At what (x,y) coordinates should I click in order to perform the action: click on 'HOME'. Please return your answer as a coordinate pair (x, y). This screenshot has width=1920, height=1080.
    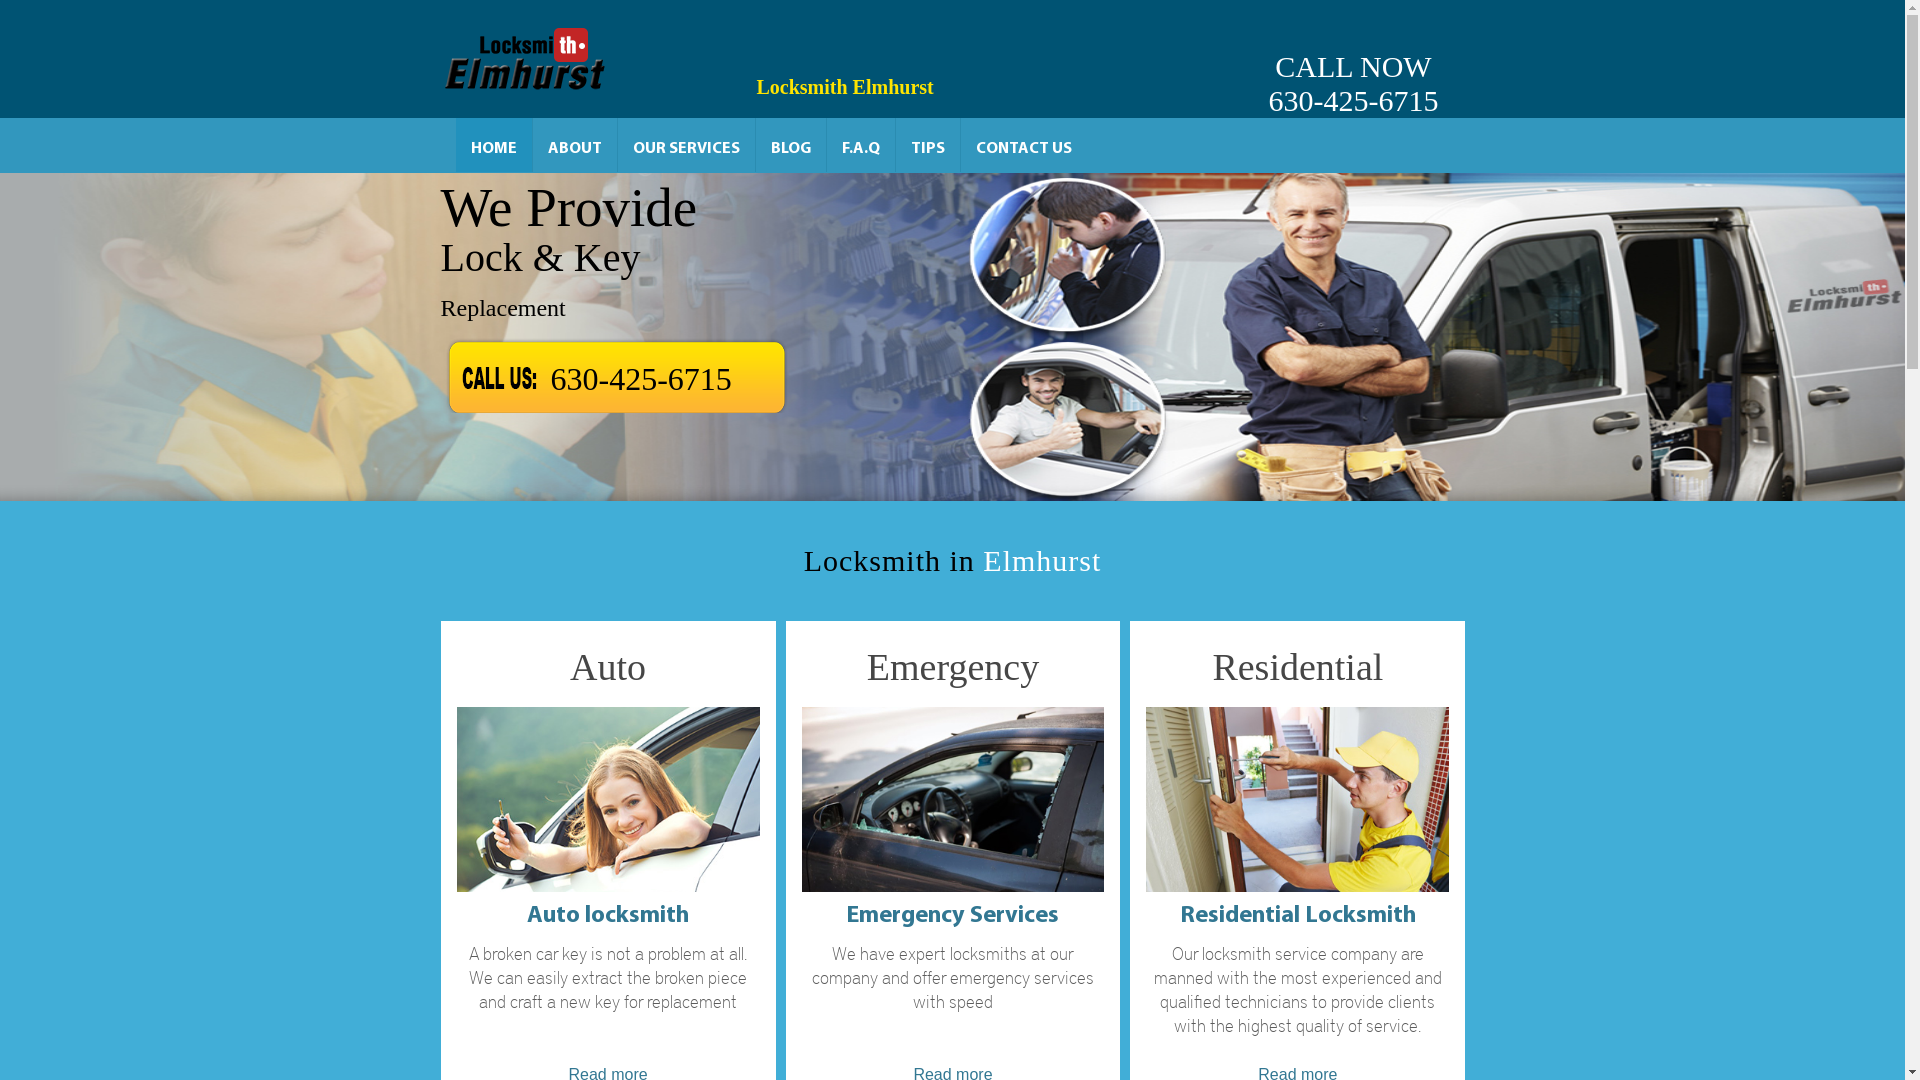
    Looking at the image, I should click on (494, 144).